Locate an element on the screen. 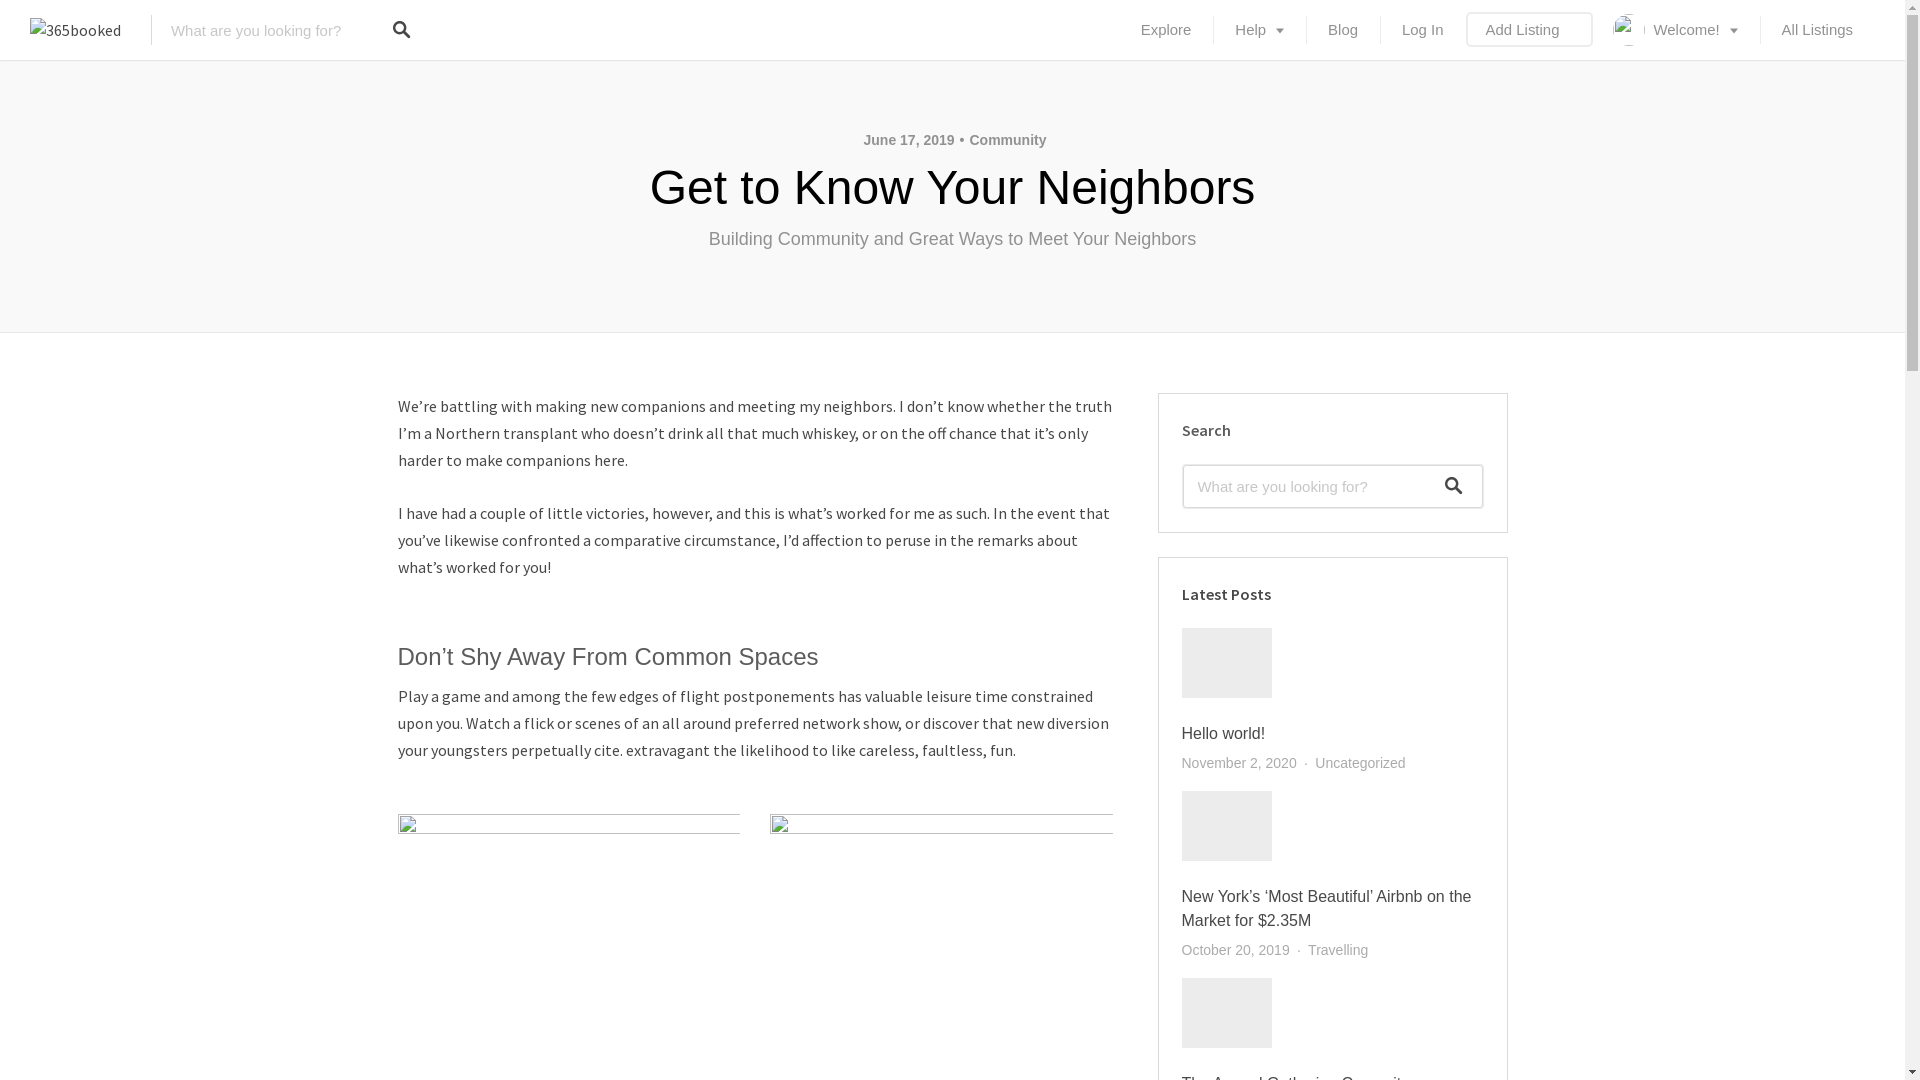 The height and width of the screenshot is (1080, 1920). 'Travelling' is located at coordinates (1338, 948).